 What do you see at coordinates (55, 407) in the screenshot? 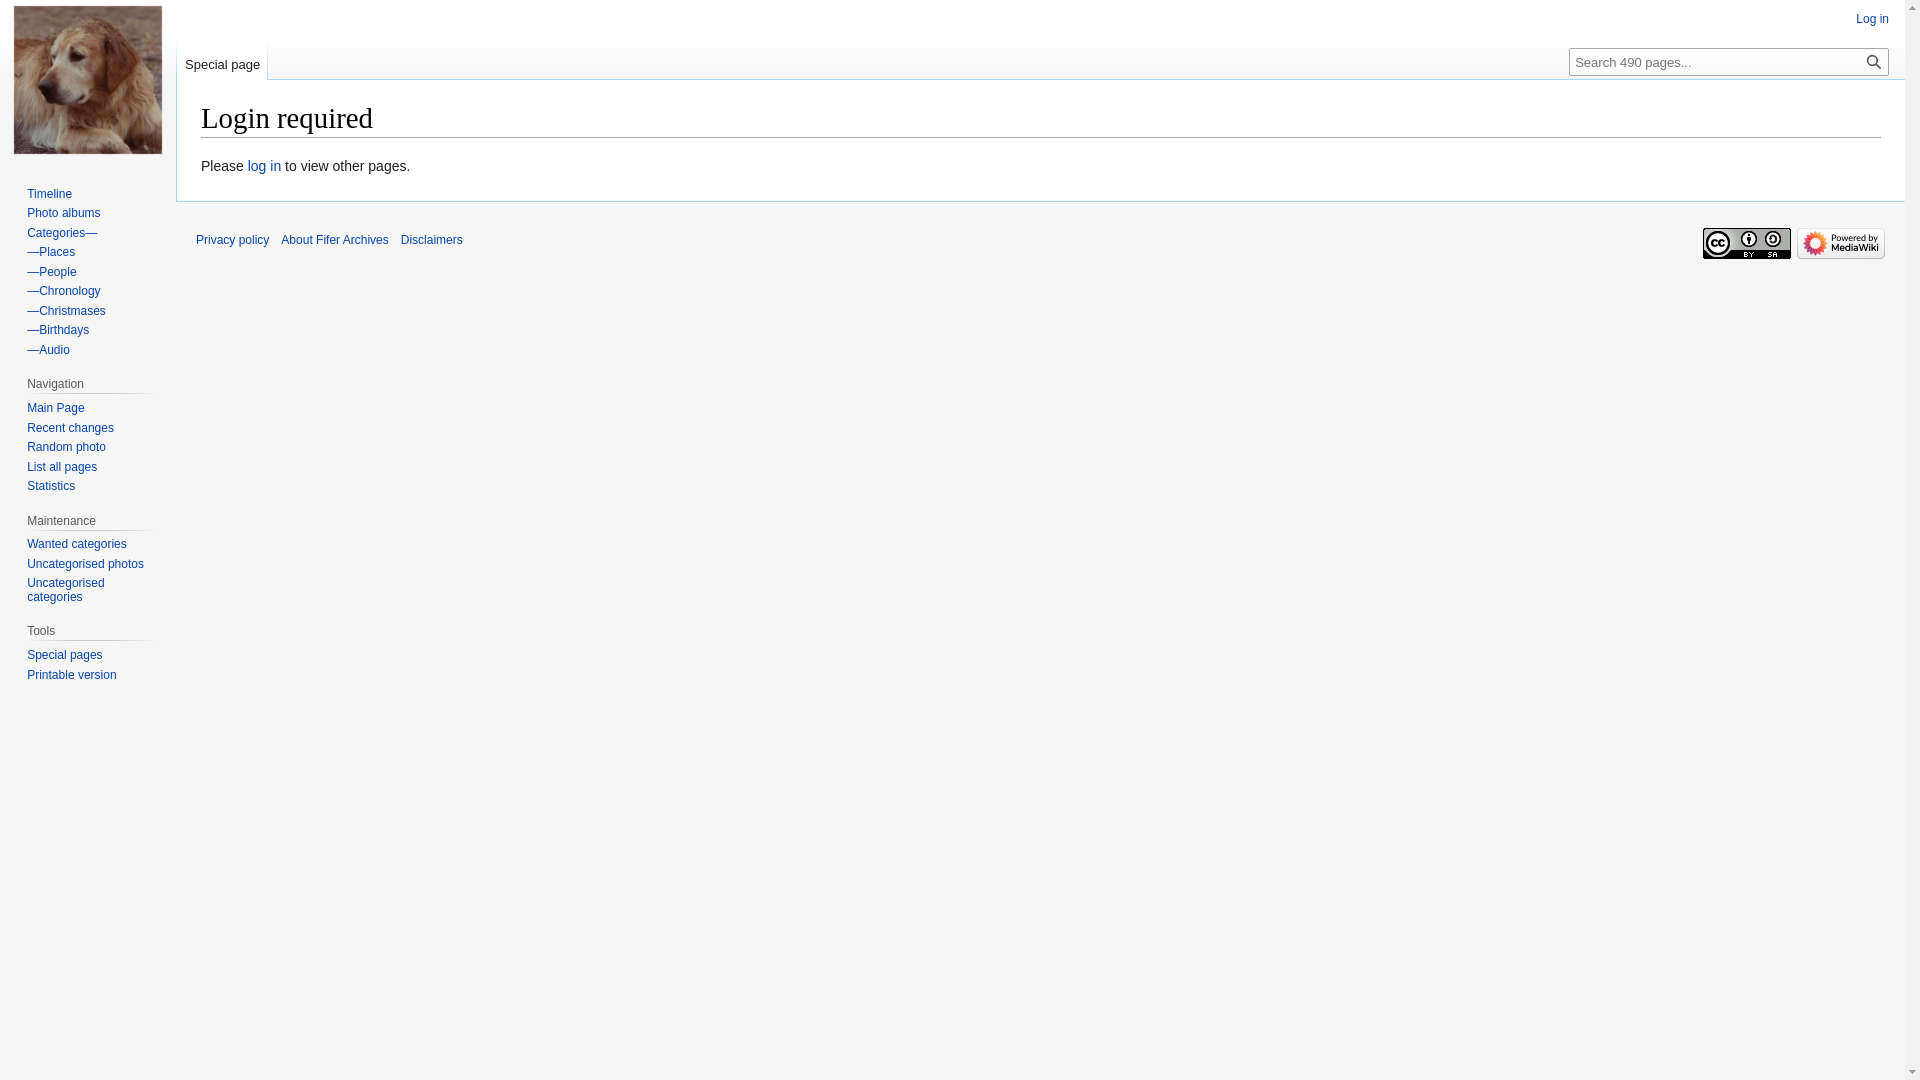
I see `'Main Page'` at bounding box center [55, 407].